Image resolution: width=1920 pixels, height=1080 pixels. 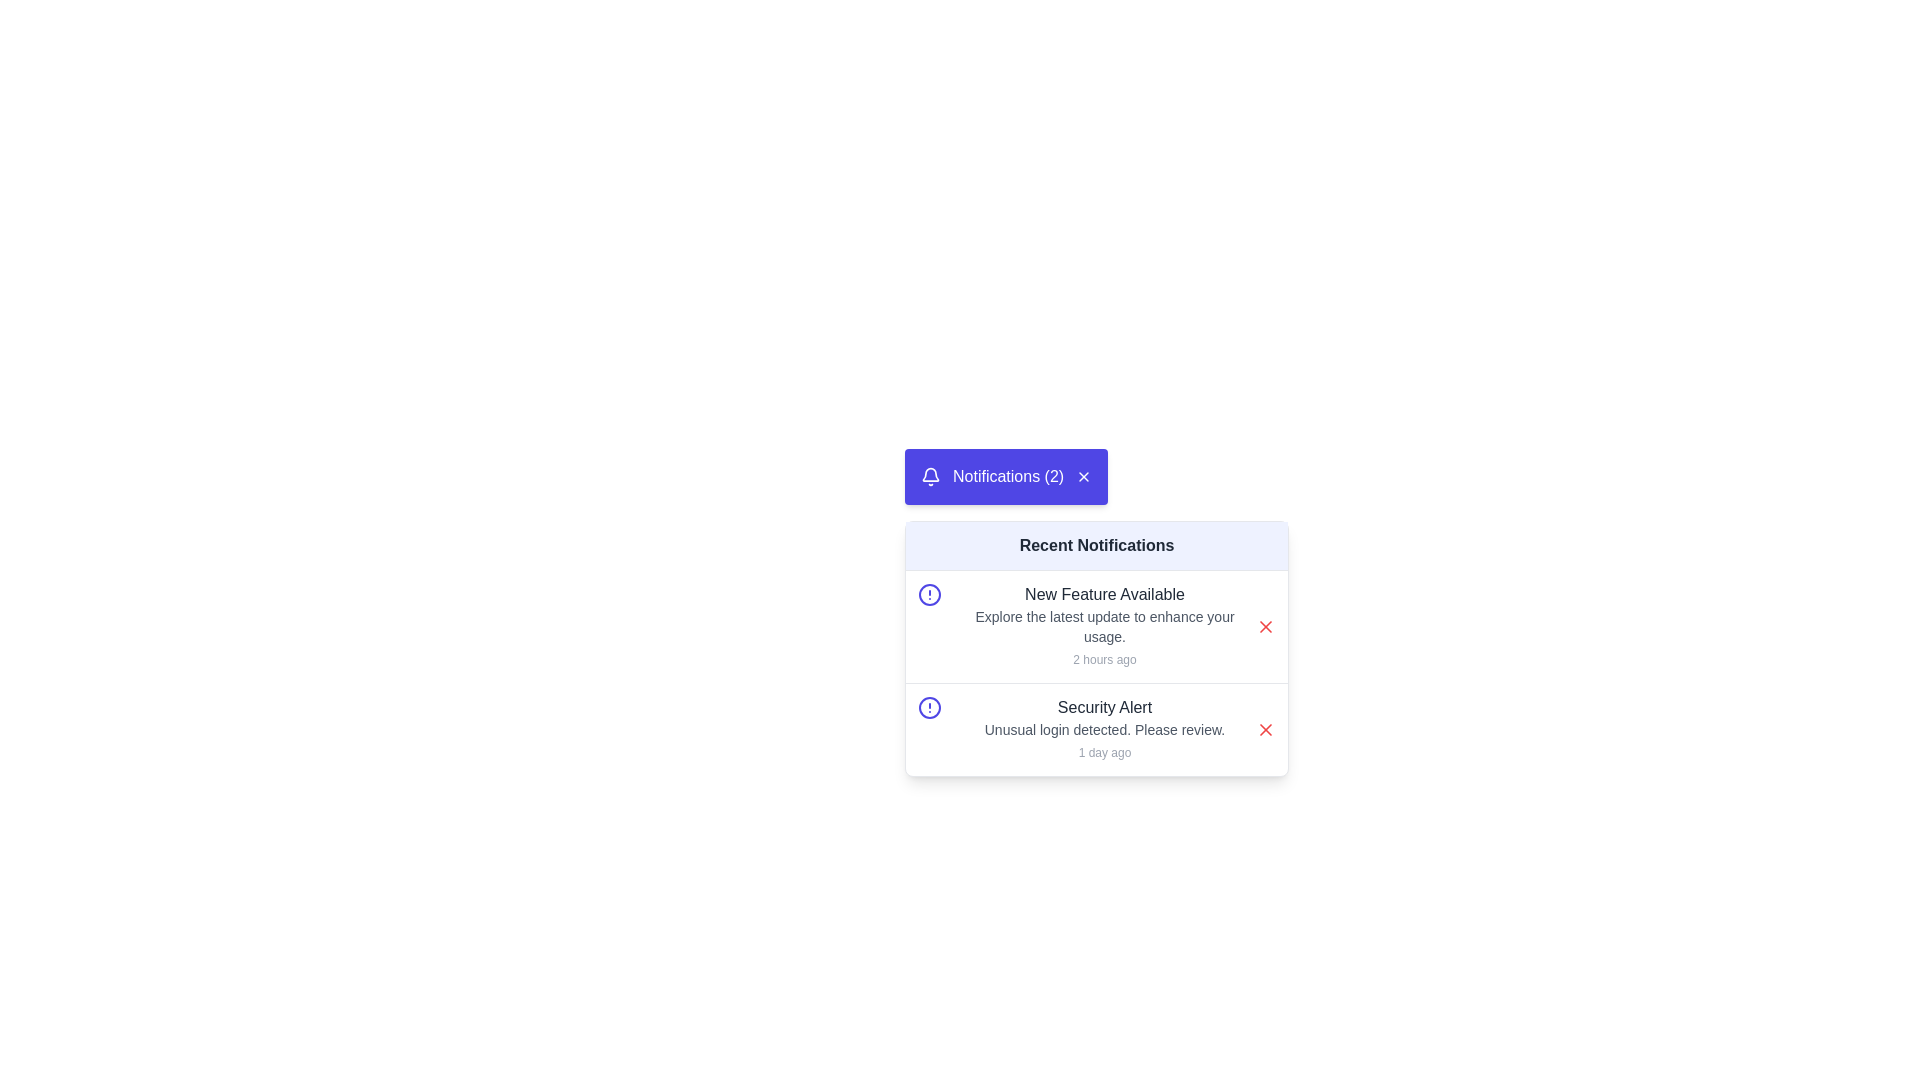 I want to click on the lower part of the bell notification icon, which is located in the top-left corner of the notifications popup and is part of the larger bell icon, so click(x=930, y=474).